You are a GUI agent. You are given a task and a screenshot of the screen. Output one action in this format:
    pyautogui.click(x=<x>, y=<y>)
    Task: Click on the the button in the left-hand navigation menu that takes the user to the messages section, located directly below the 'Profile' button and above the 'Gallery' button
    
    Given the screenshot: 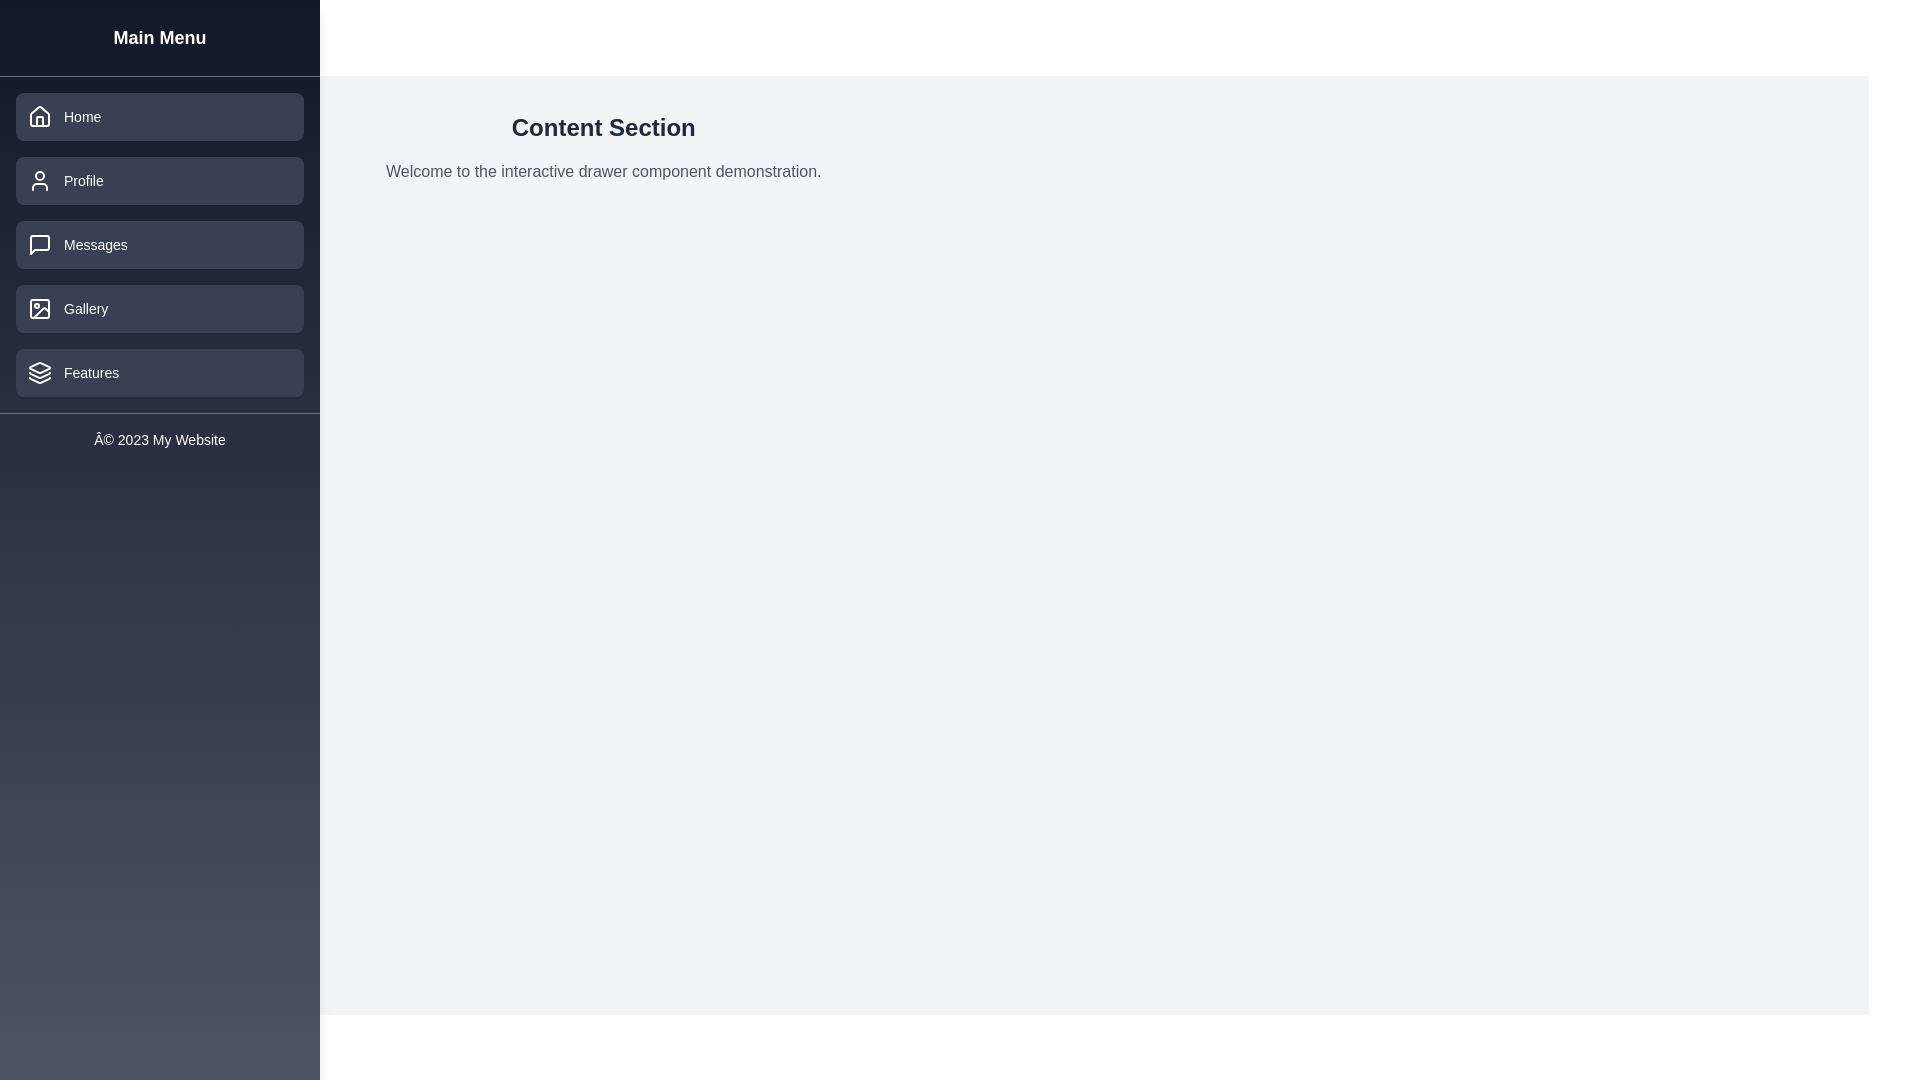 What is the action you would take?
    pyautogui.click(x=158, y=244)
    